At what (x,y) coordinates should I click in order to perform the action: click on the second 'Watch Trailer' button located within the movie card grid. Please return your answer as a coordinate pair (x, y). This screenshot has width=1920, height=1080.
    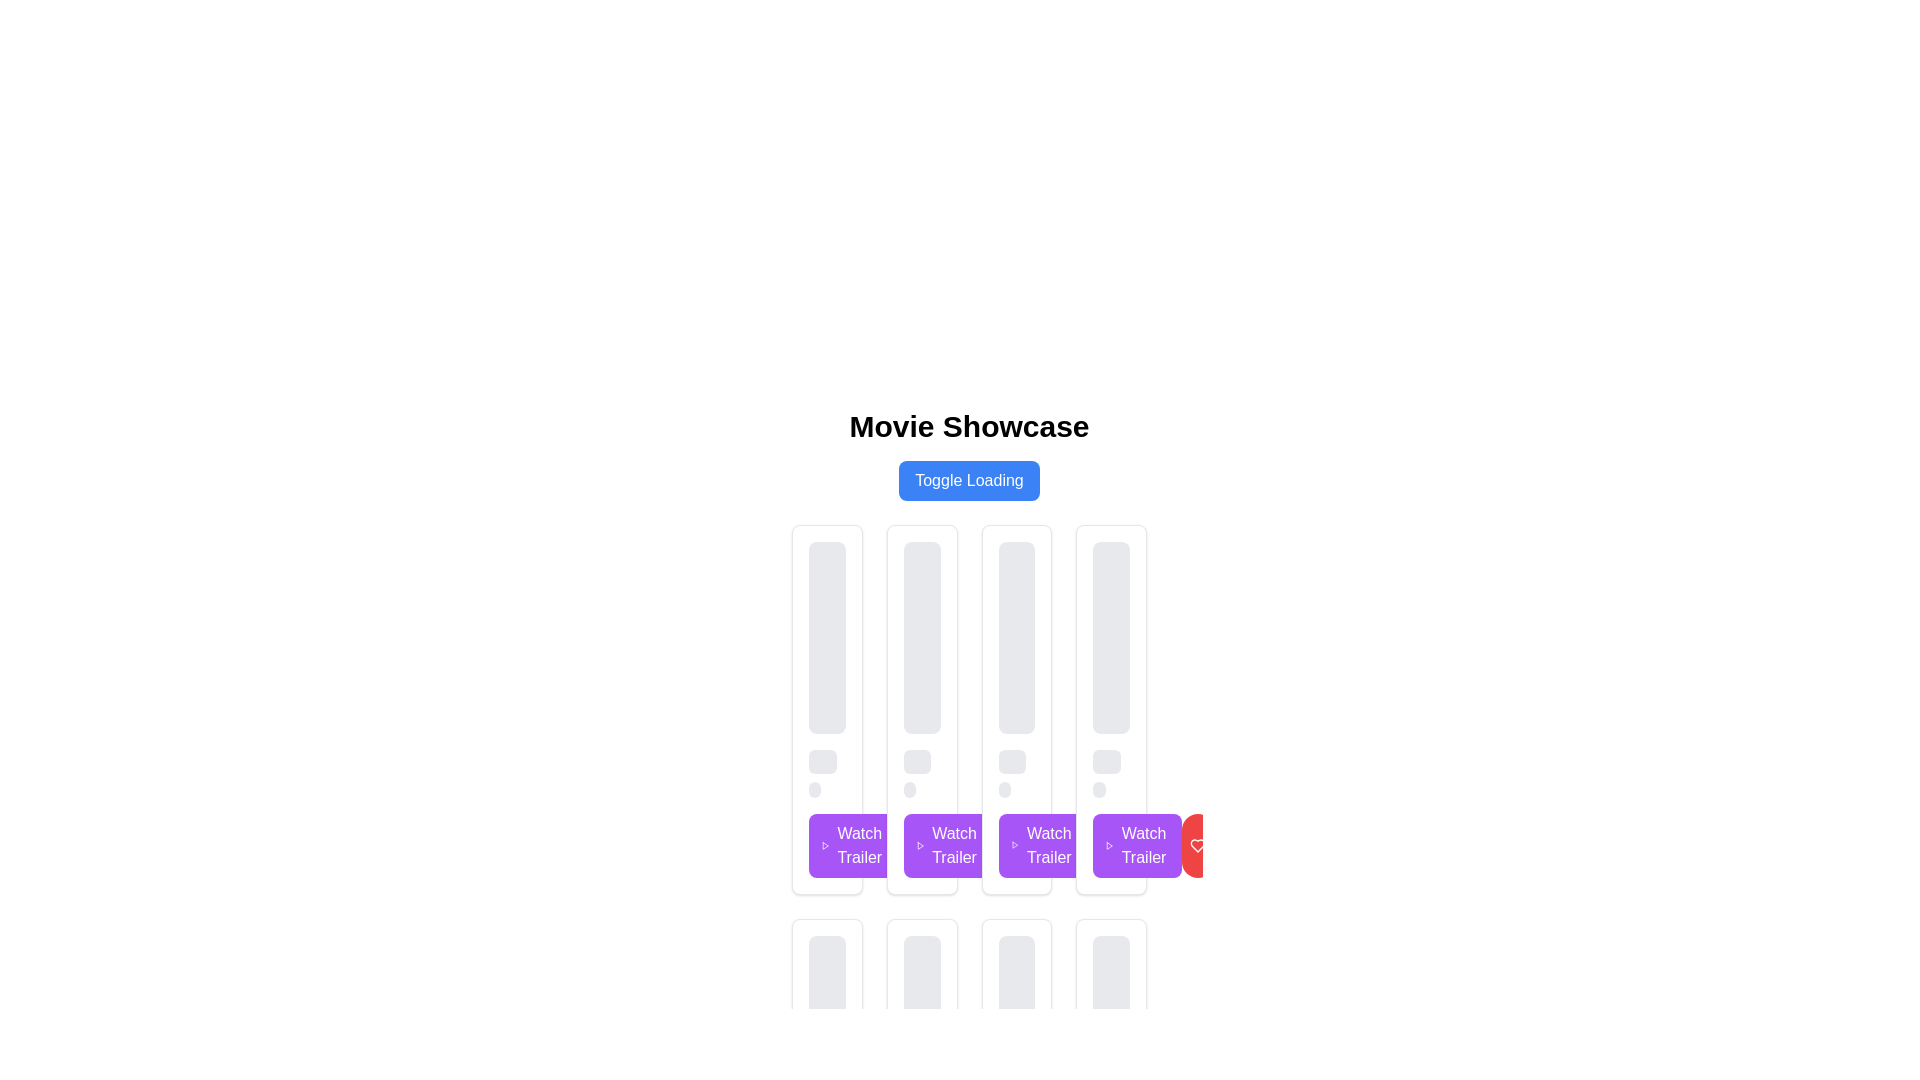
    Looking at the image, I should click on (947, 845).